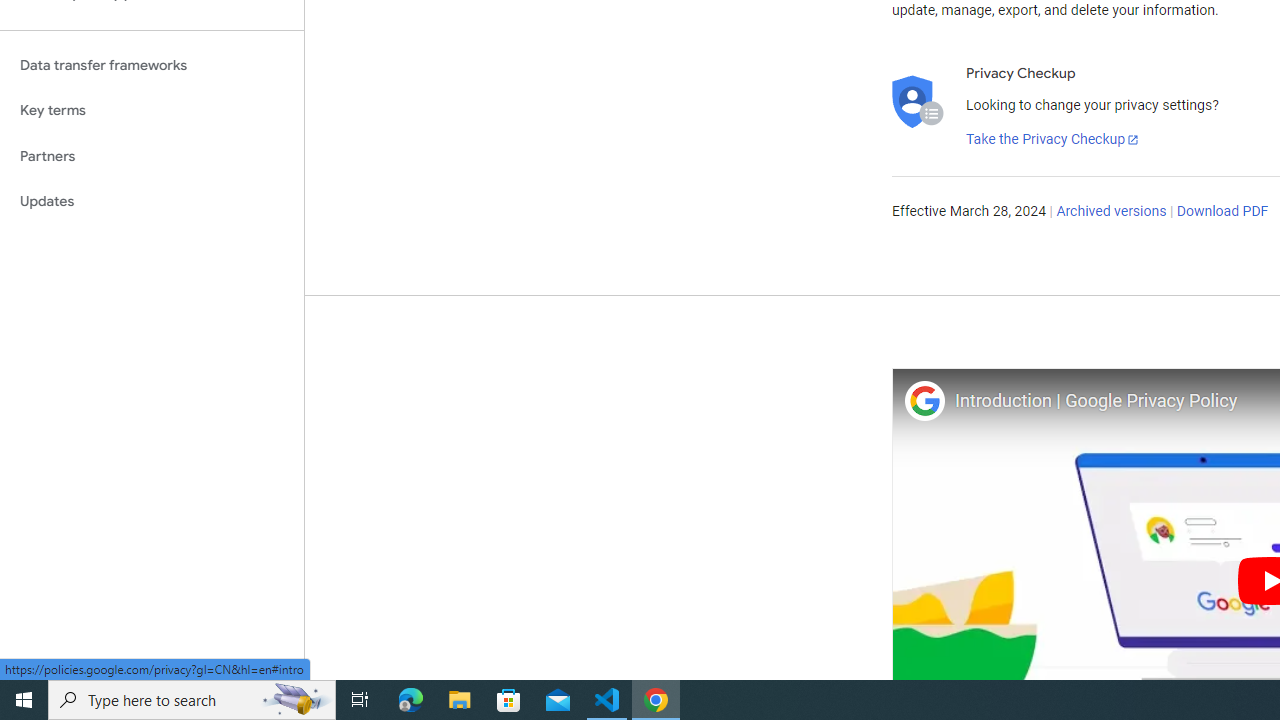  What do you see at coordinates (151, 64) in the screenshot?
I see `'Data transfer frameworks'` at bounding box center [151, 64].